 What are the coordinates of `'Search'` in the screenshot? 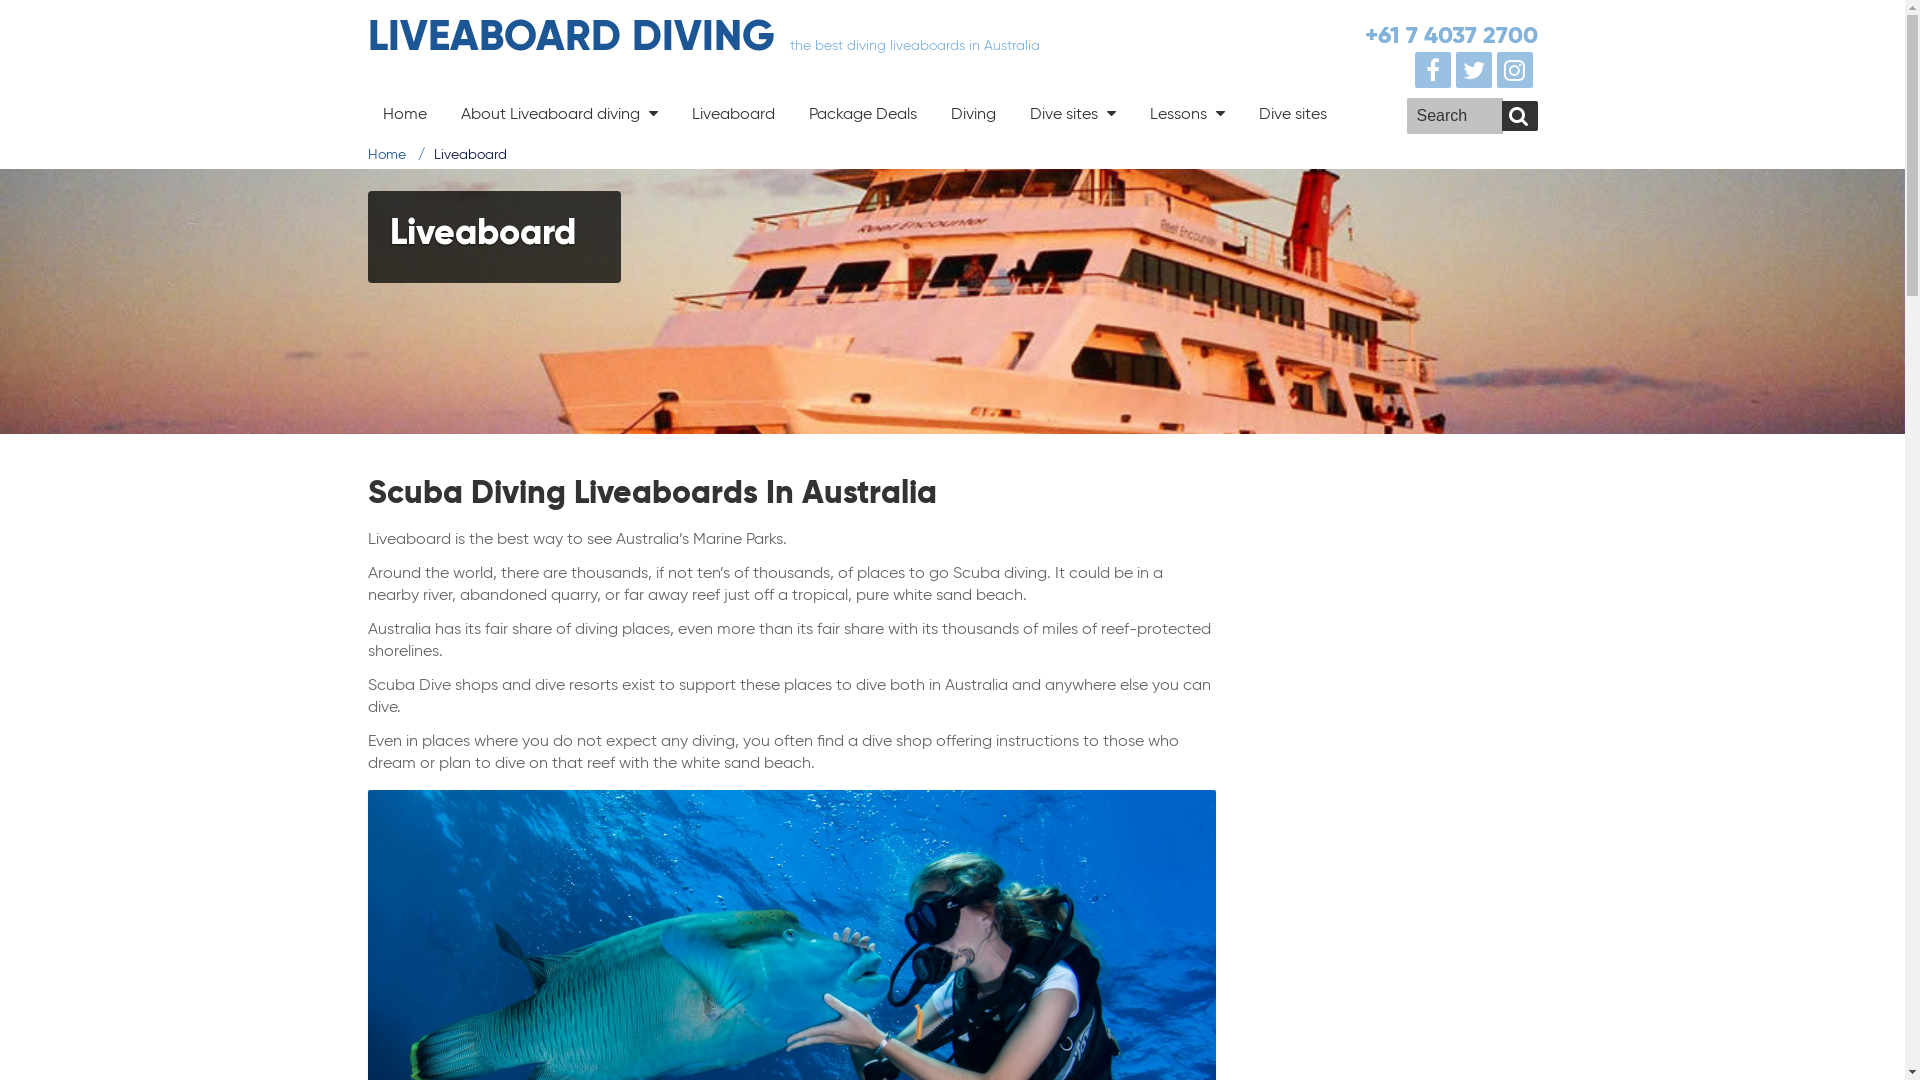 It's located at (1502, 115).